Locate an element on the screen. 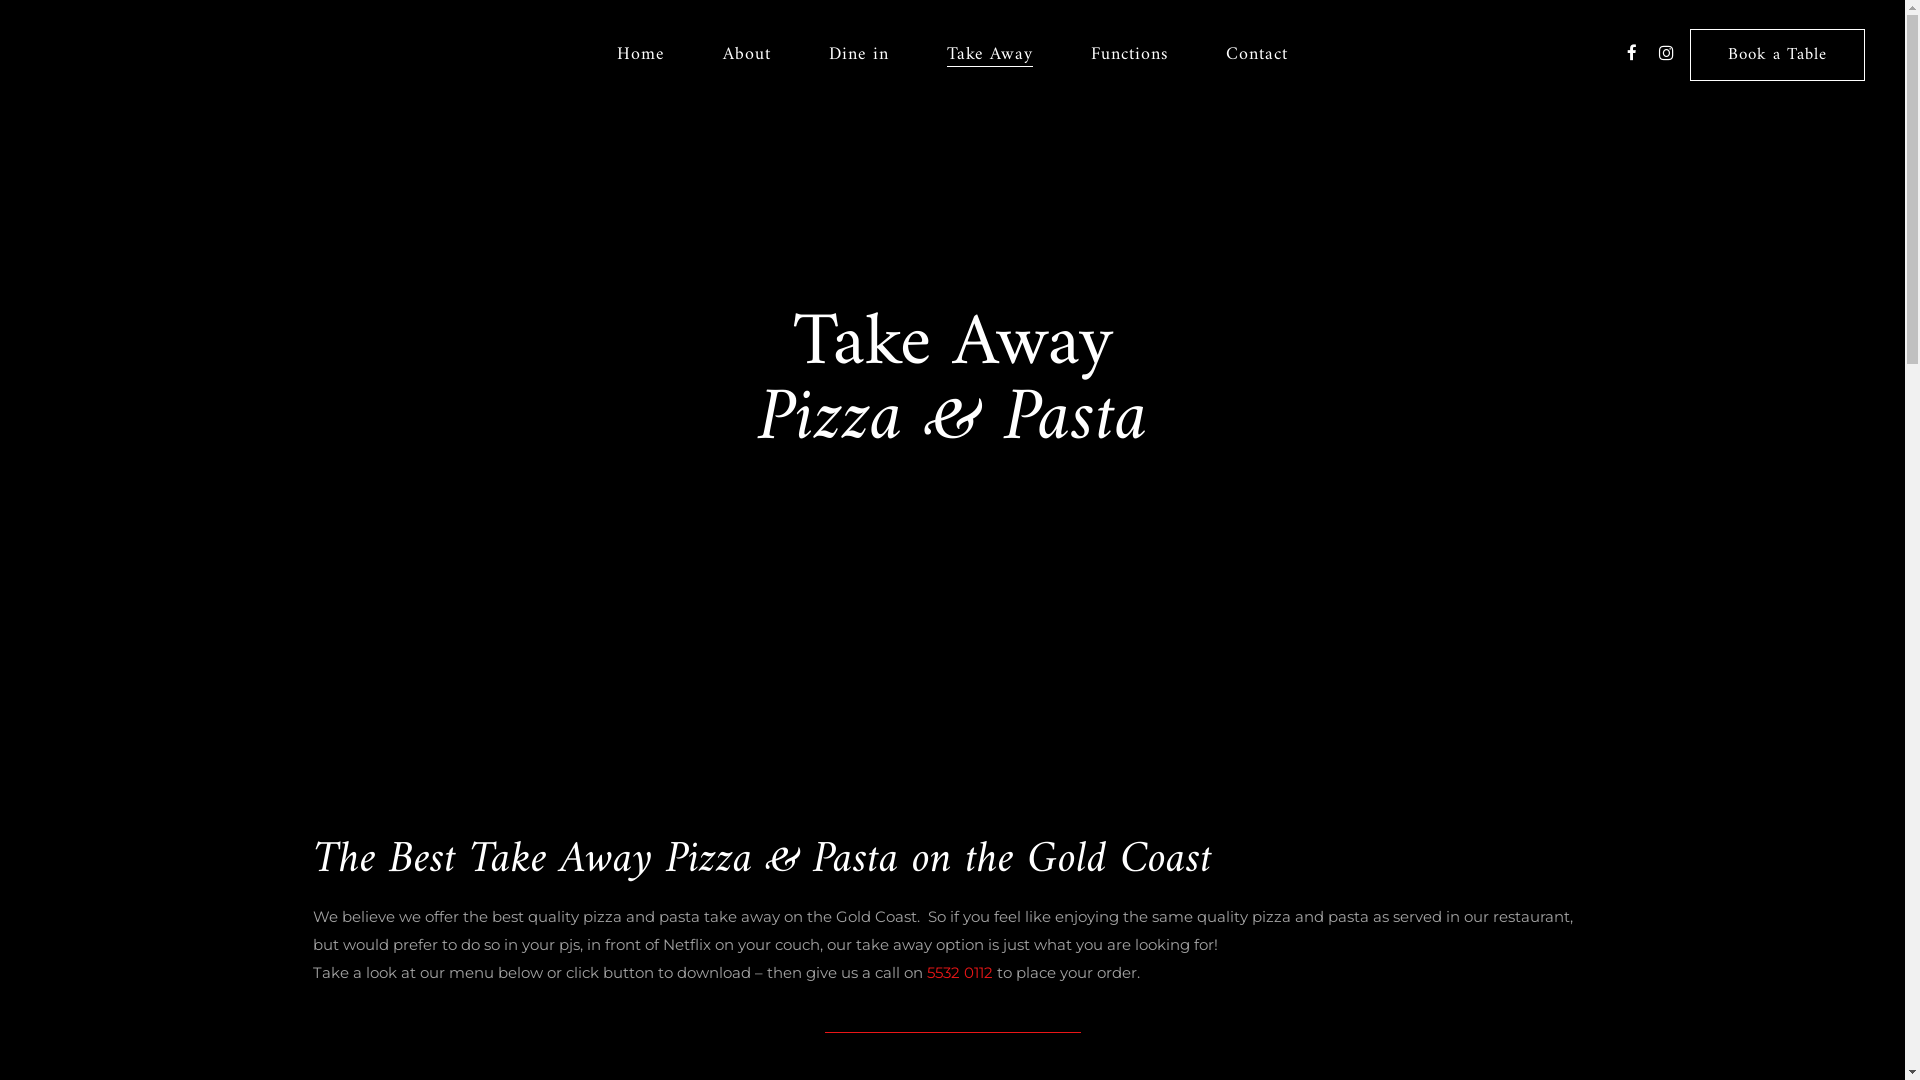 The width and height of the screenshot is (1920, 1080). '5532 0112' is located at coordinates (958, 971).